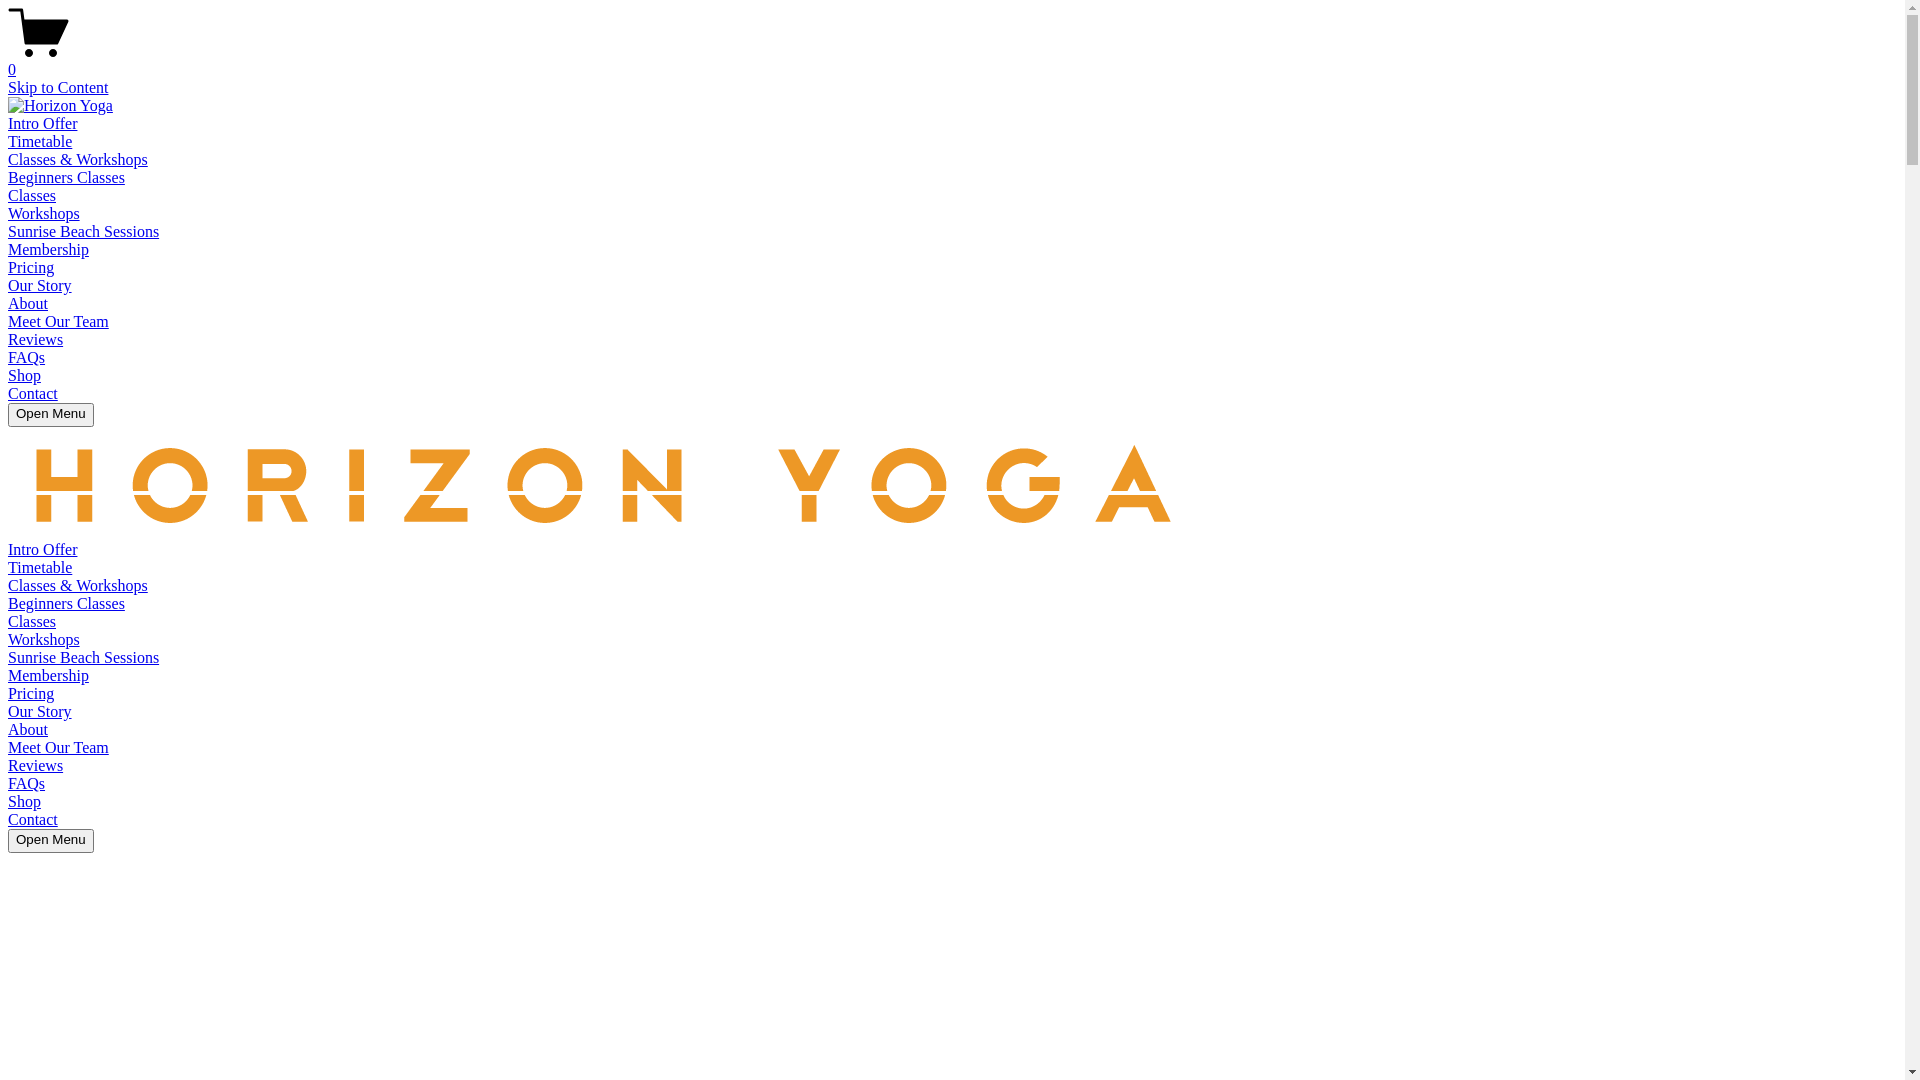 Image resolution: width=1920 pixels, height=1080 pixels. I want to click on 'Shop', so click(24, 375).